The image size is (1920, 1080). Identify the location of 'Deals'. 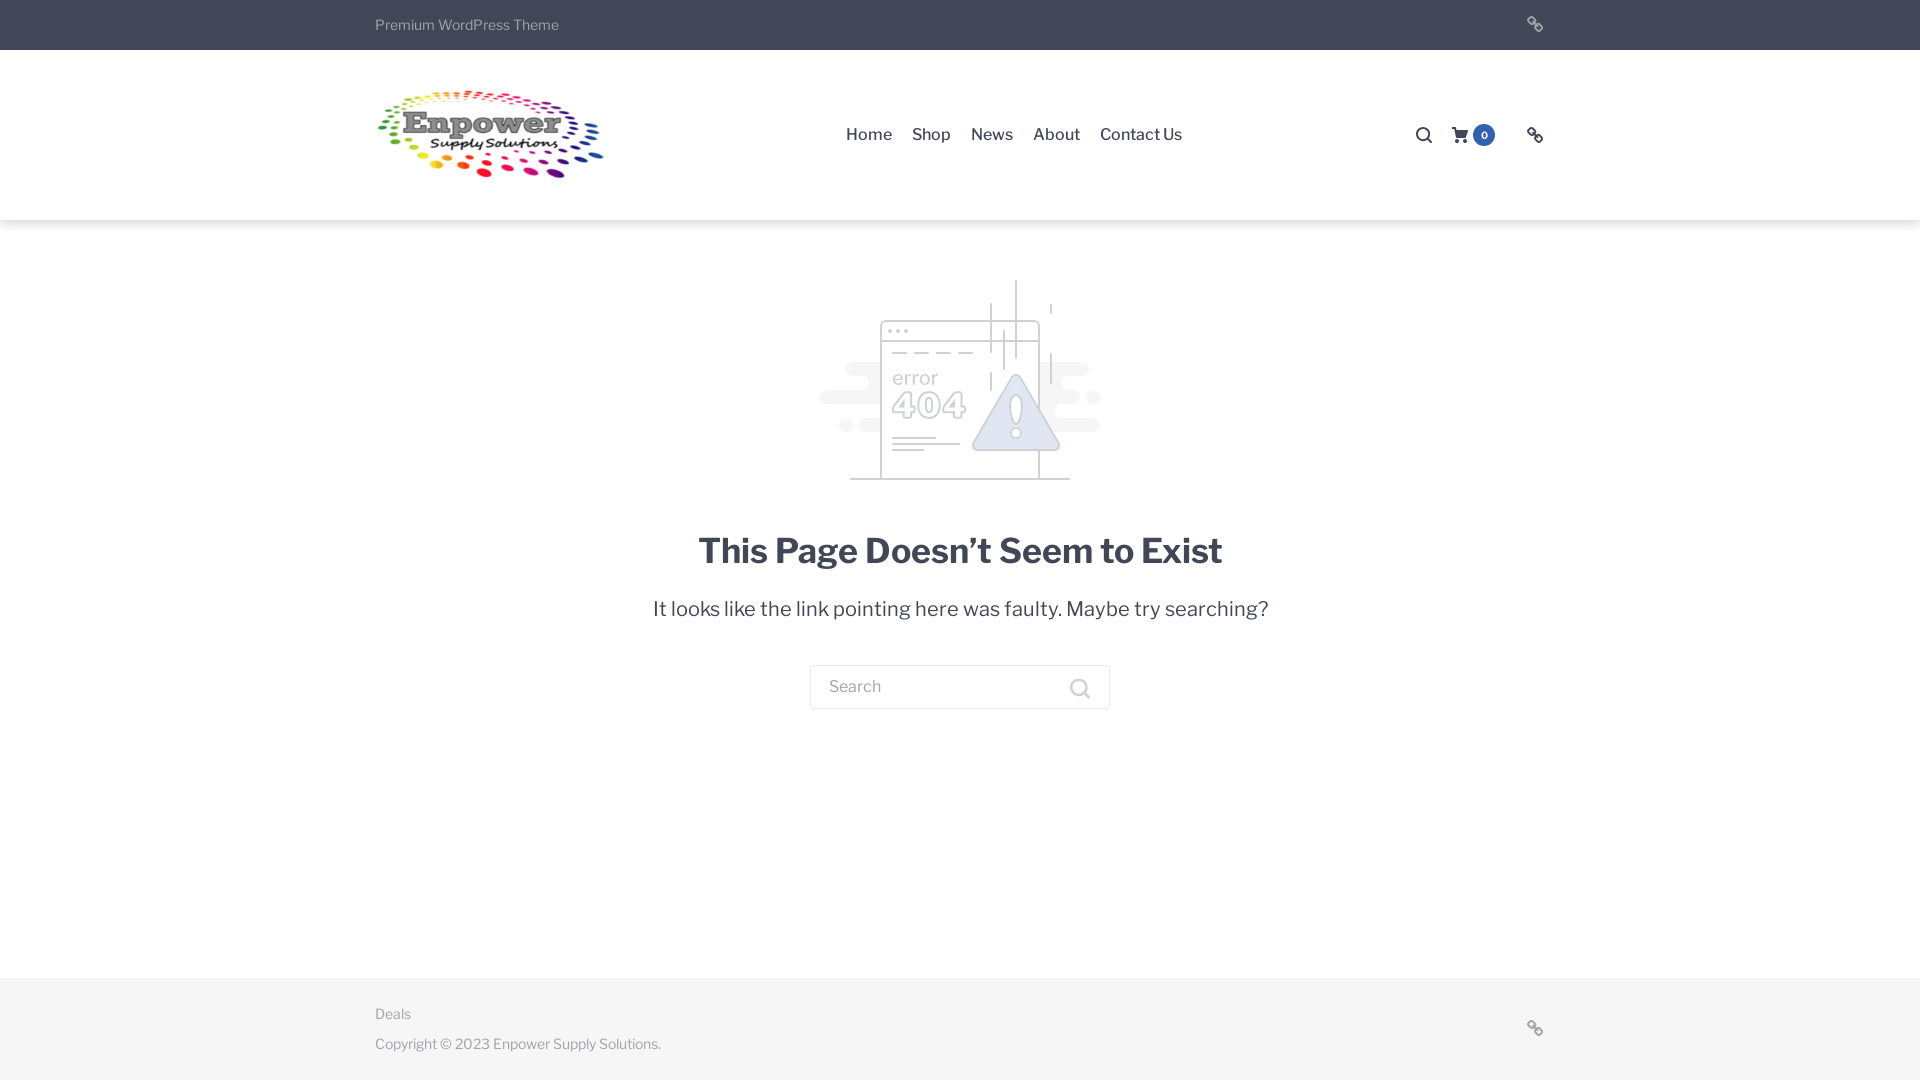
(1534, 1029).